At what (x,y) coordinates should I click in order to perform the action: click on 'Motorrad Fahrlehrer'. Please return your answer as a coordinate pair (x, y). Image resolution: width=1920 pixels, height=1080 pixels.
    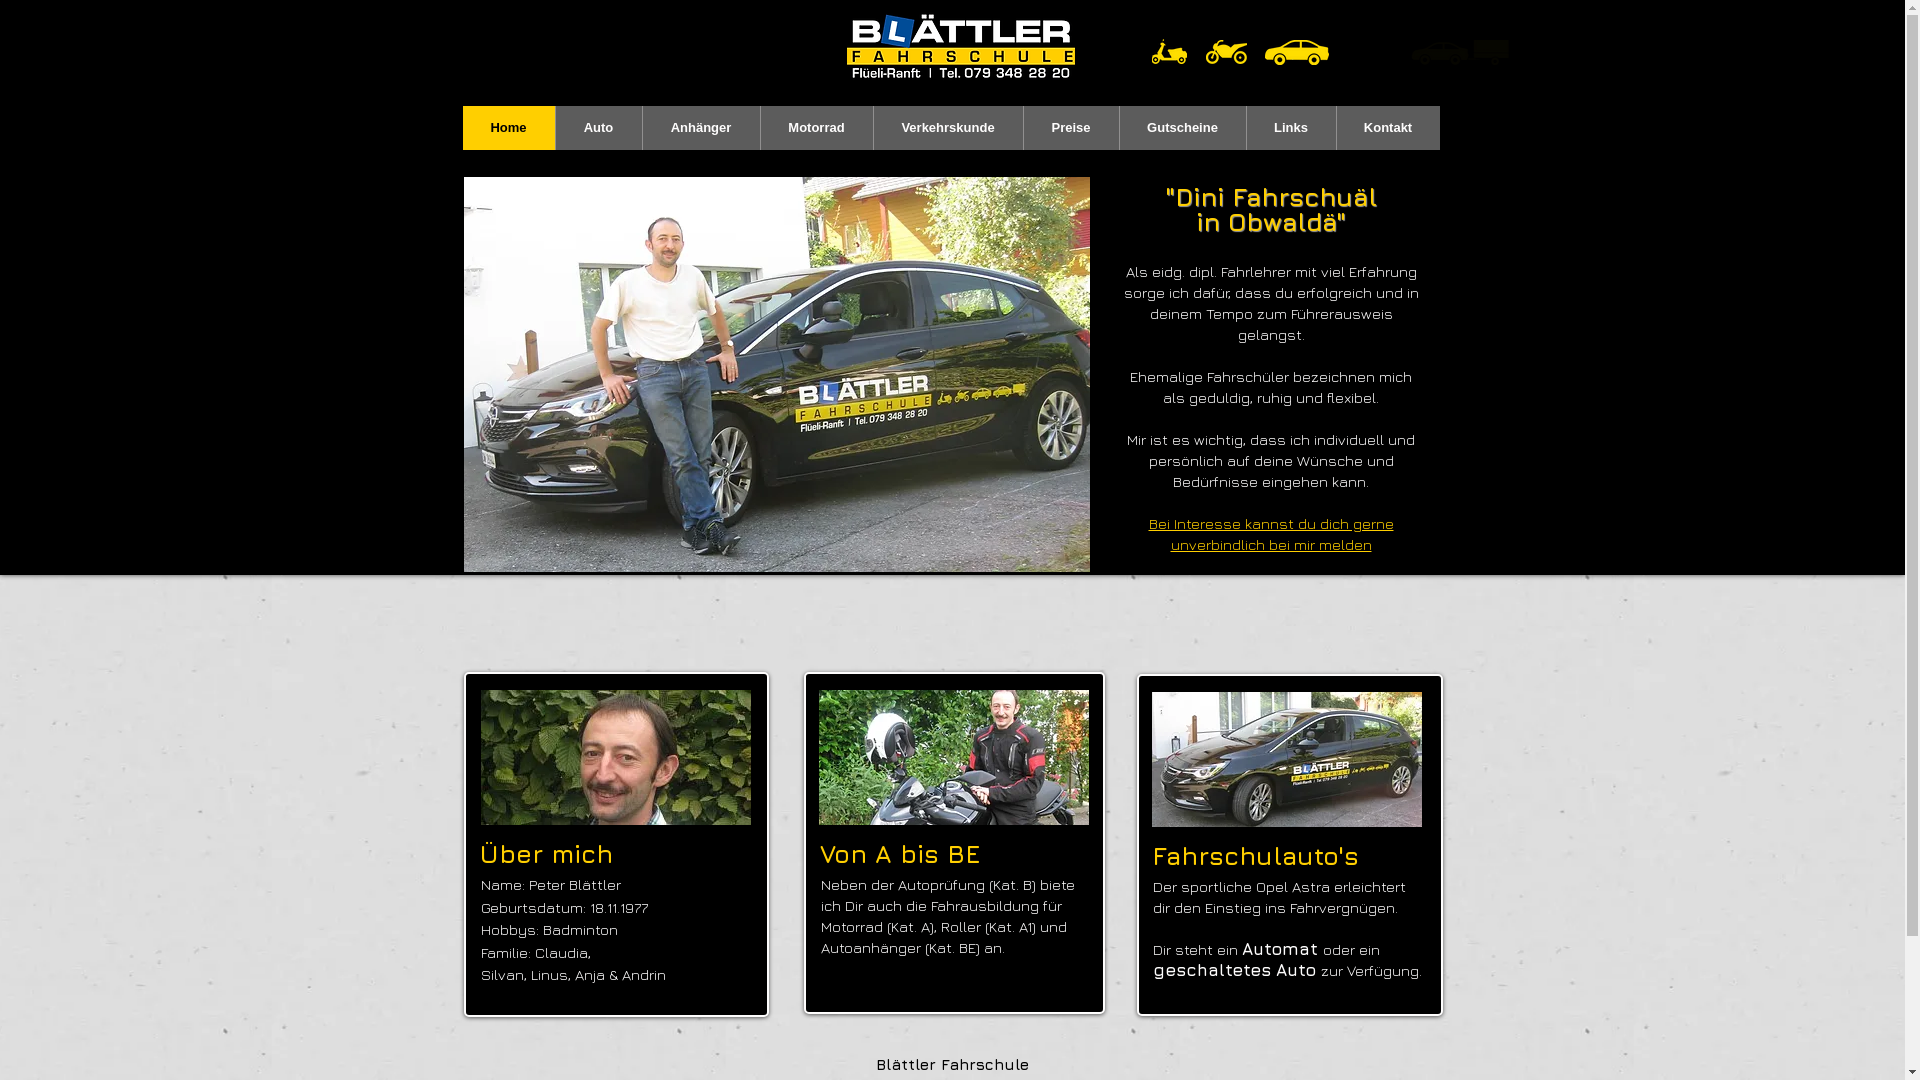
    Looking at the image, I should click on (952, 757).